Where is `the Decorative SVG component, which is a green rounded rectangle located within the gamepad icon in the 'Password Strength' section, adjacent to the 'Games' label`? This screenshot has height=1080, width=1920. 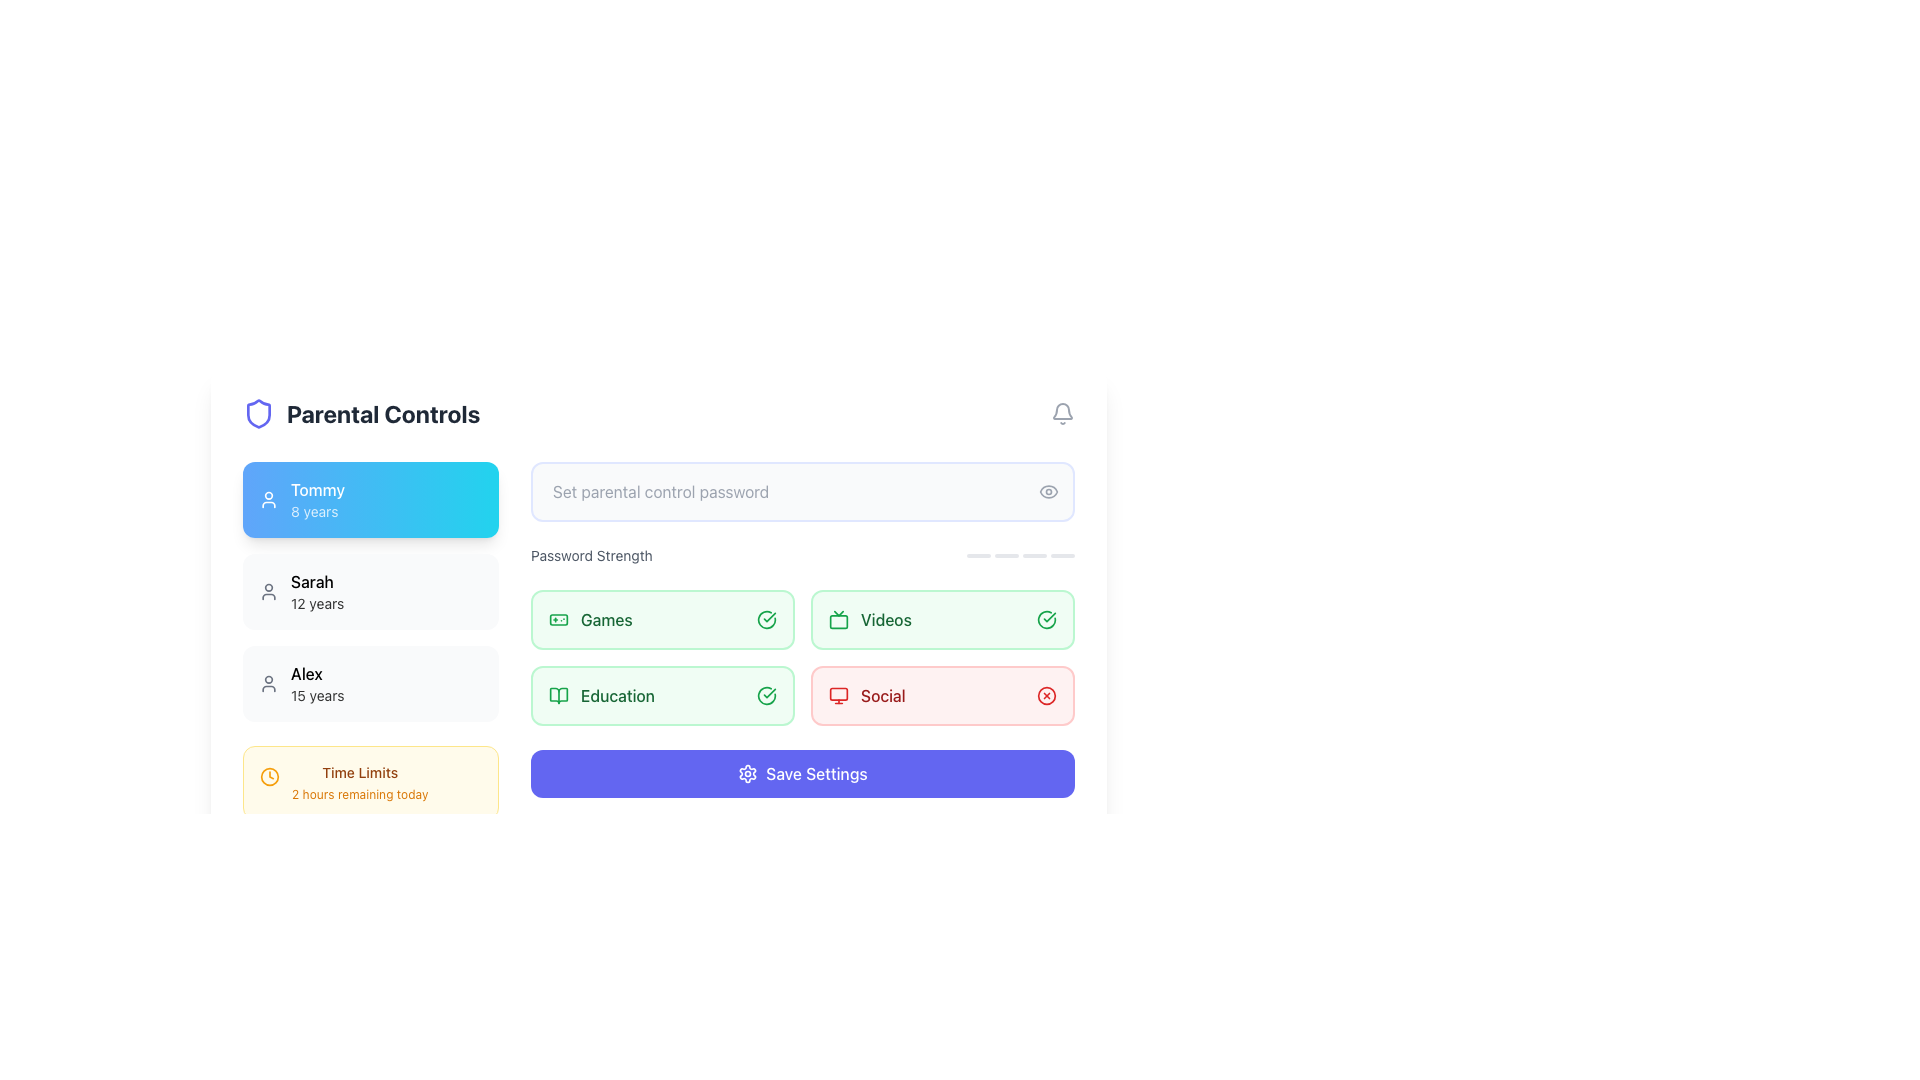
the Decorative SVG component, which is a green rounded rectangle located within the gamepad icon in the 'Password Strength' section, adjacent to the 'Games' label is located at coordinates (558, 619).